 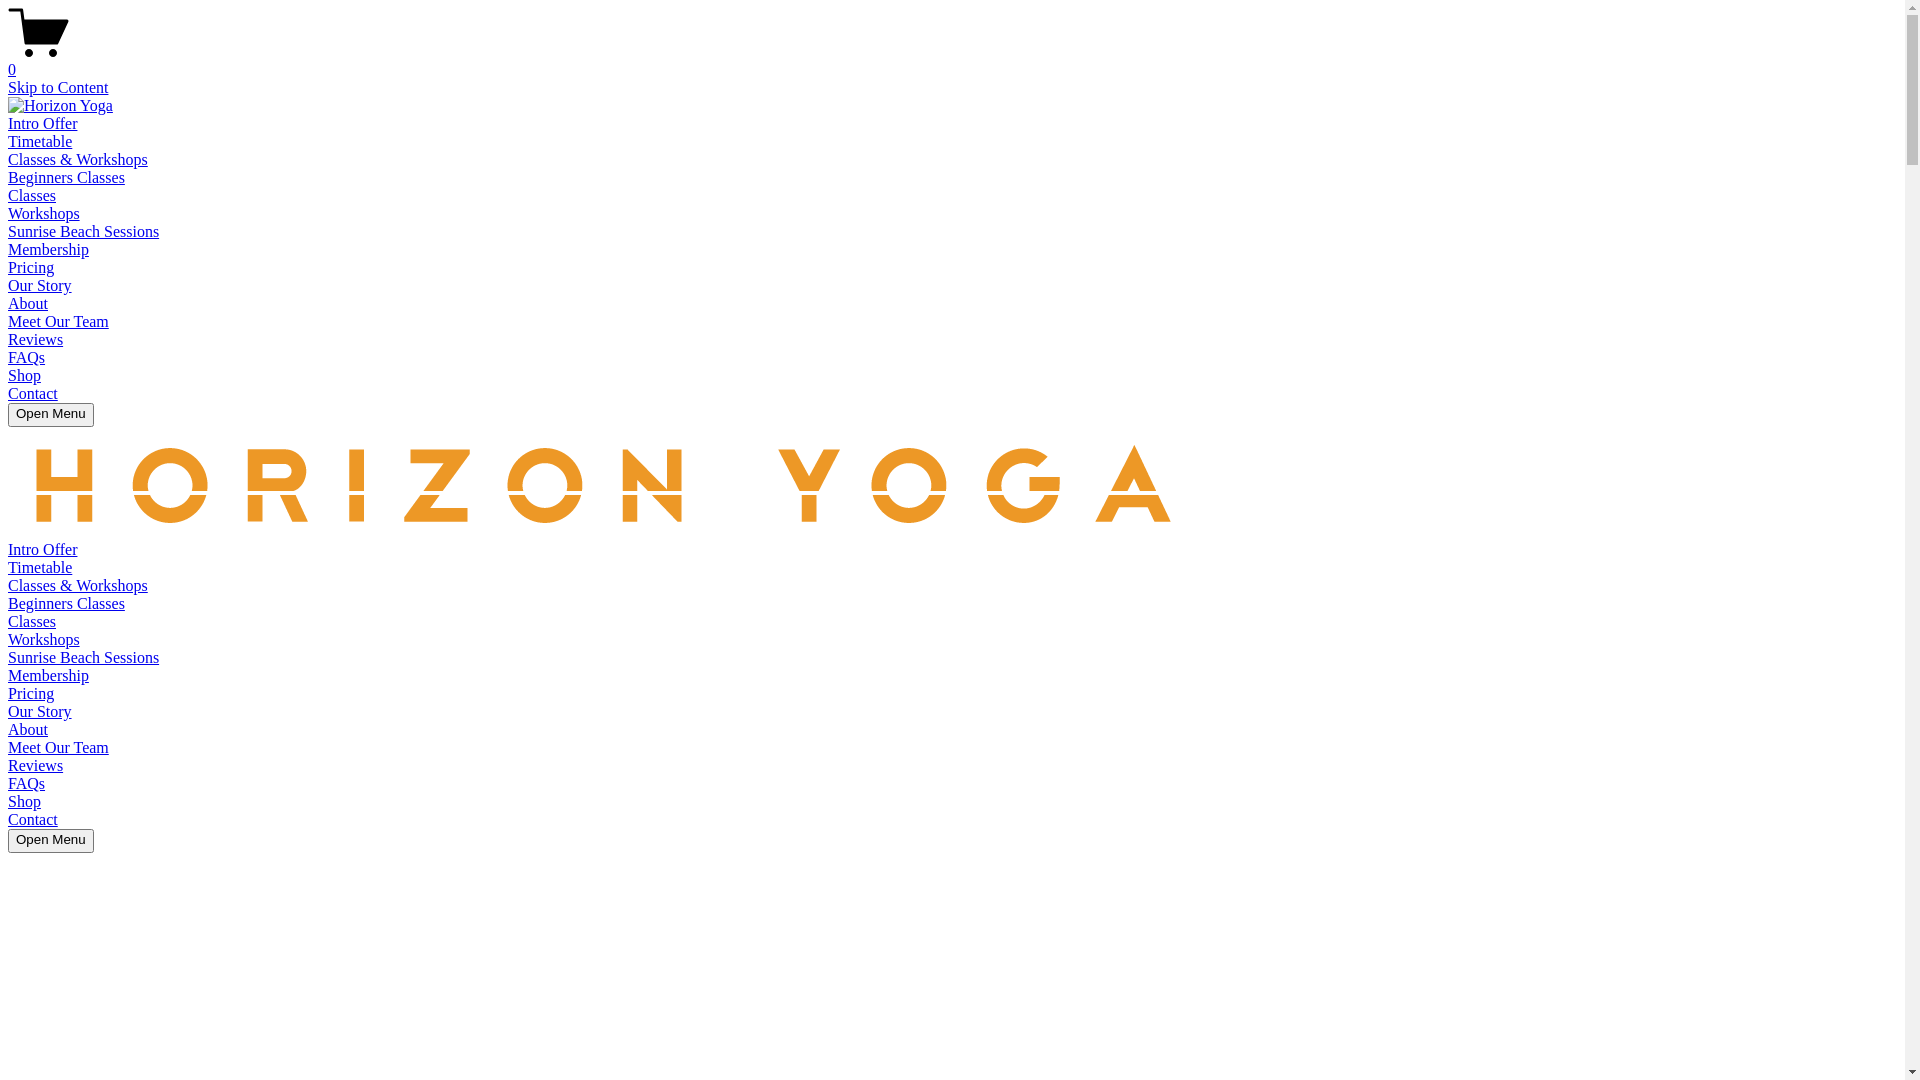 I want to click on 'Timetable', so click(x=39, y=140).